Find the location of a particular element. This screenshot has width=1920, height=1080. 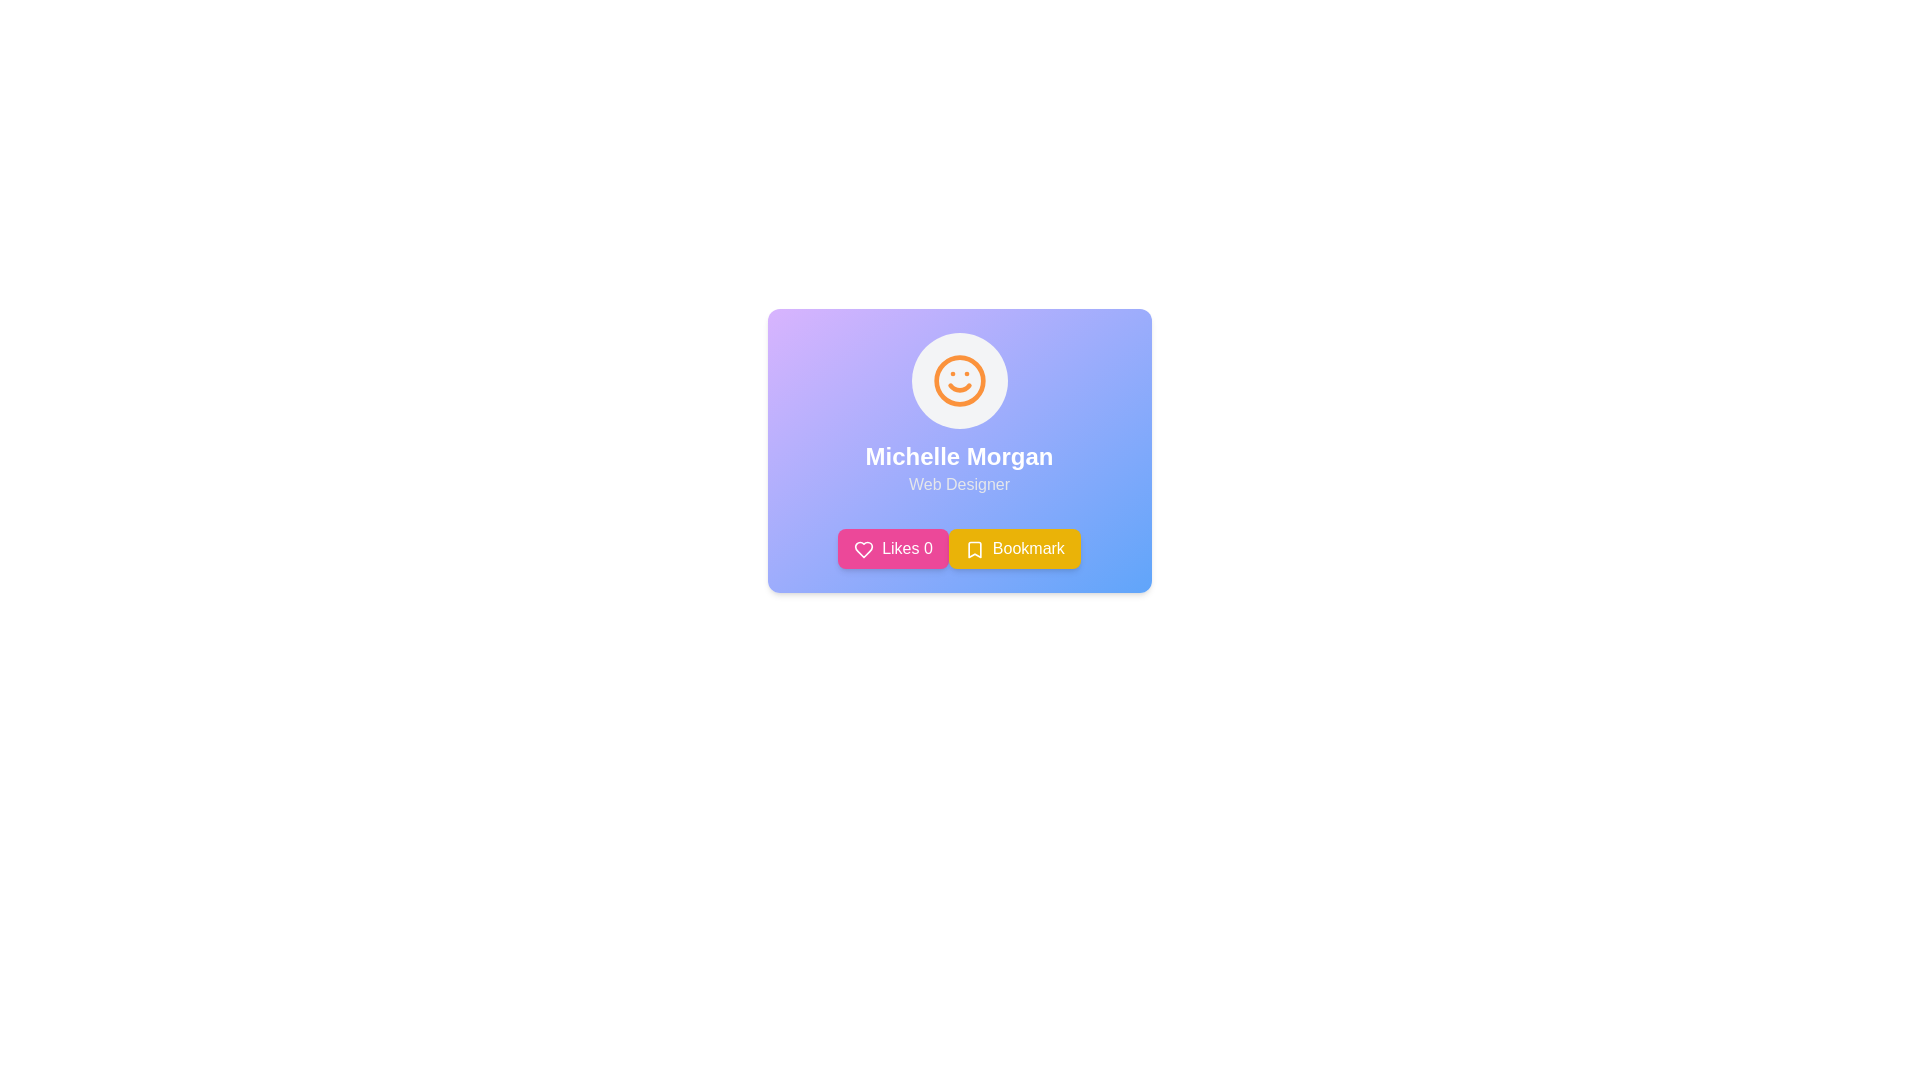

the Static Text element displaying 'Web Designer', which is styled in light gray on a light blue background and is centered below 'Michelle Morgan' is located at coordinates (958, 485).